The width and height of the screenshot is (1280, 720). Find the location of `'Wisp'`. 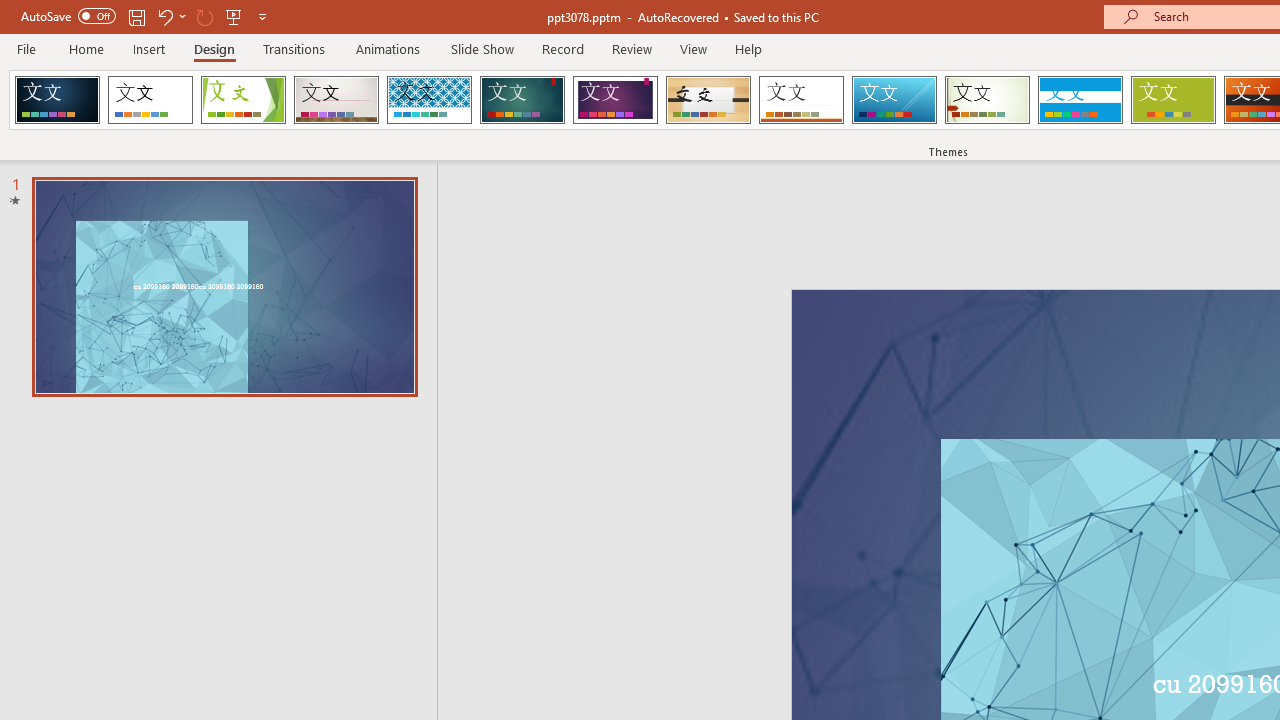

'Wisp' is located at coordinates (987, 100).